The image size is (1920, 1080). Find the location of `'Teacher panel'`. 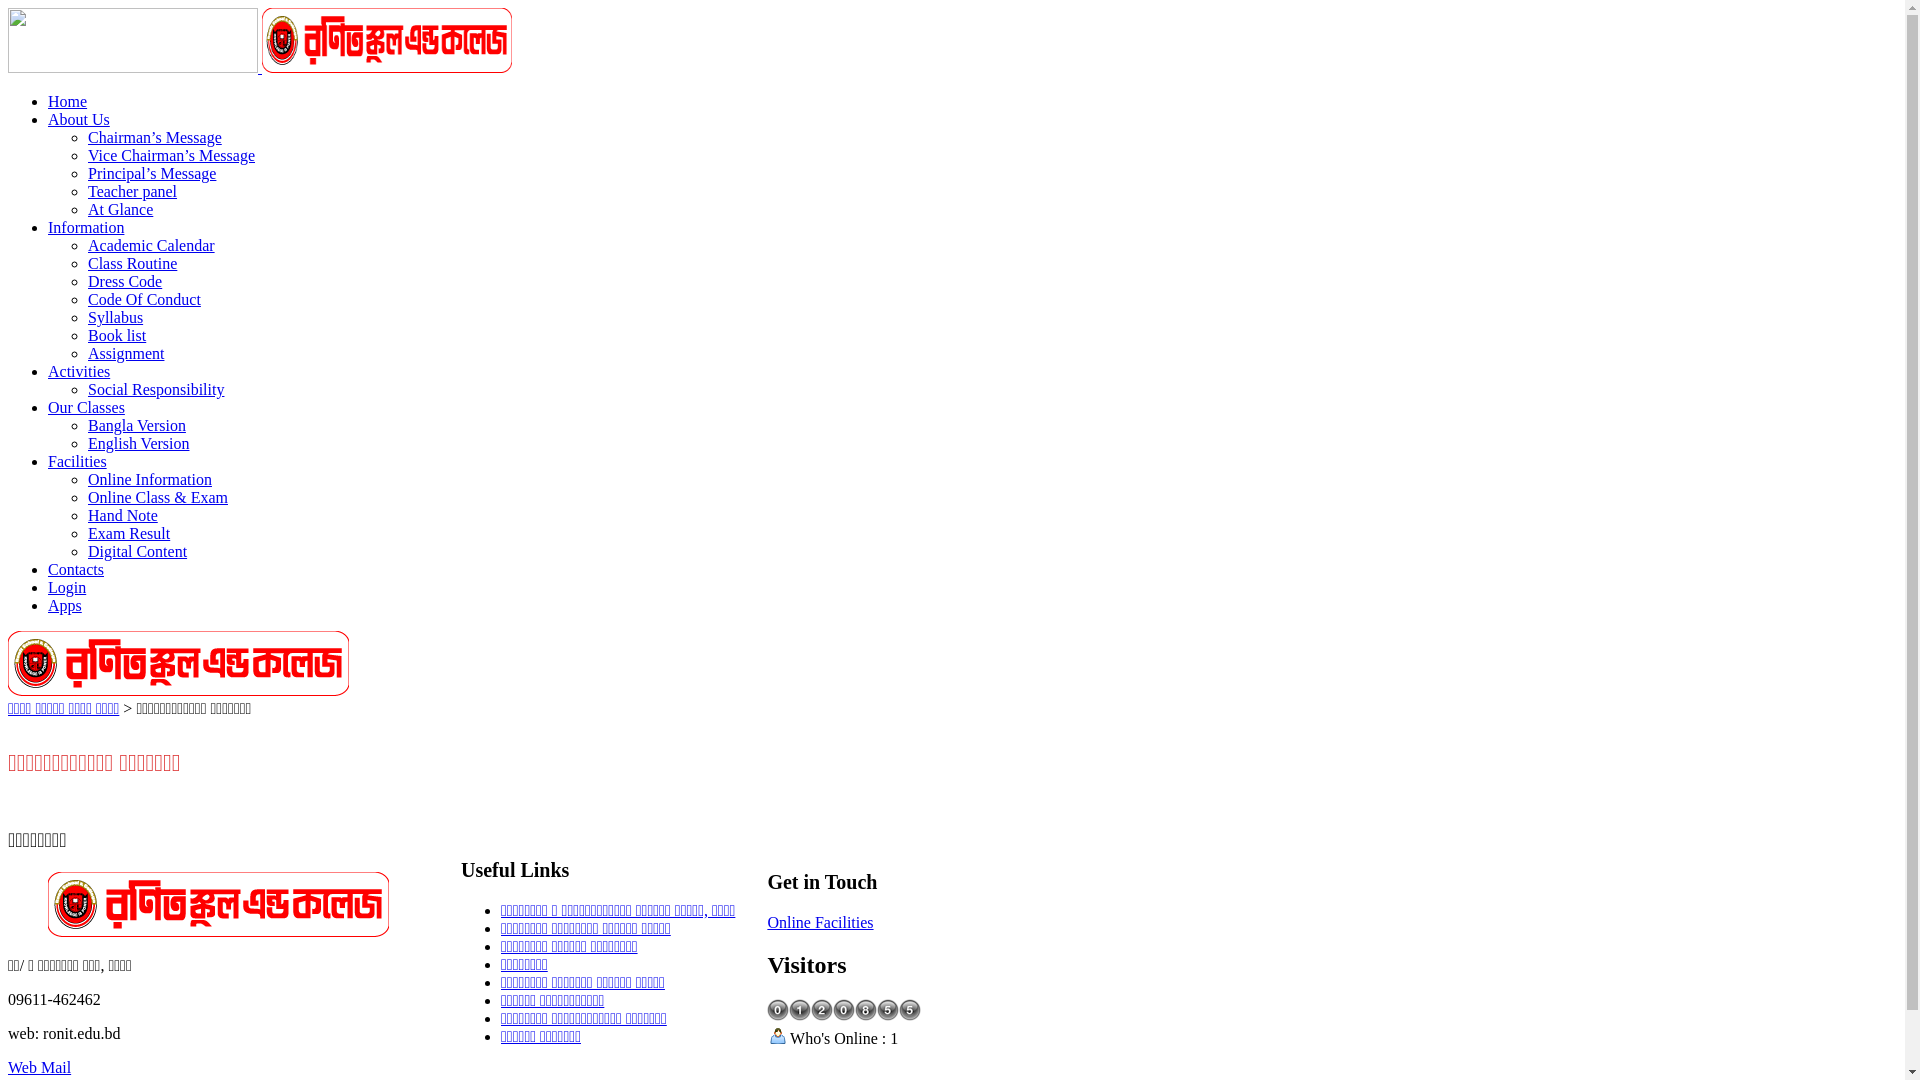

'Teacher panel' is located at coordinates (131, 191).